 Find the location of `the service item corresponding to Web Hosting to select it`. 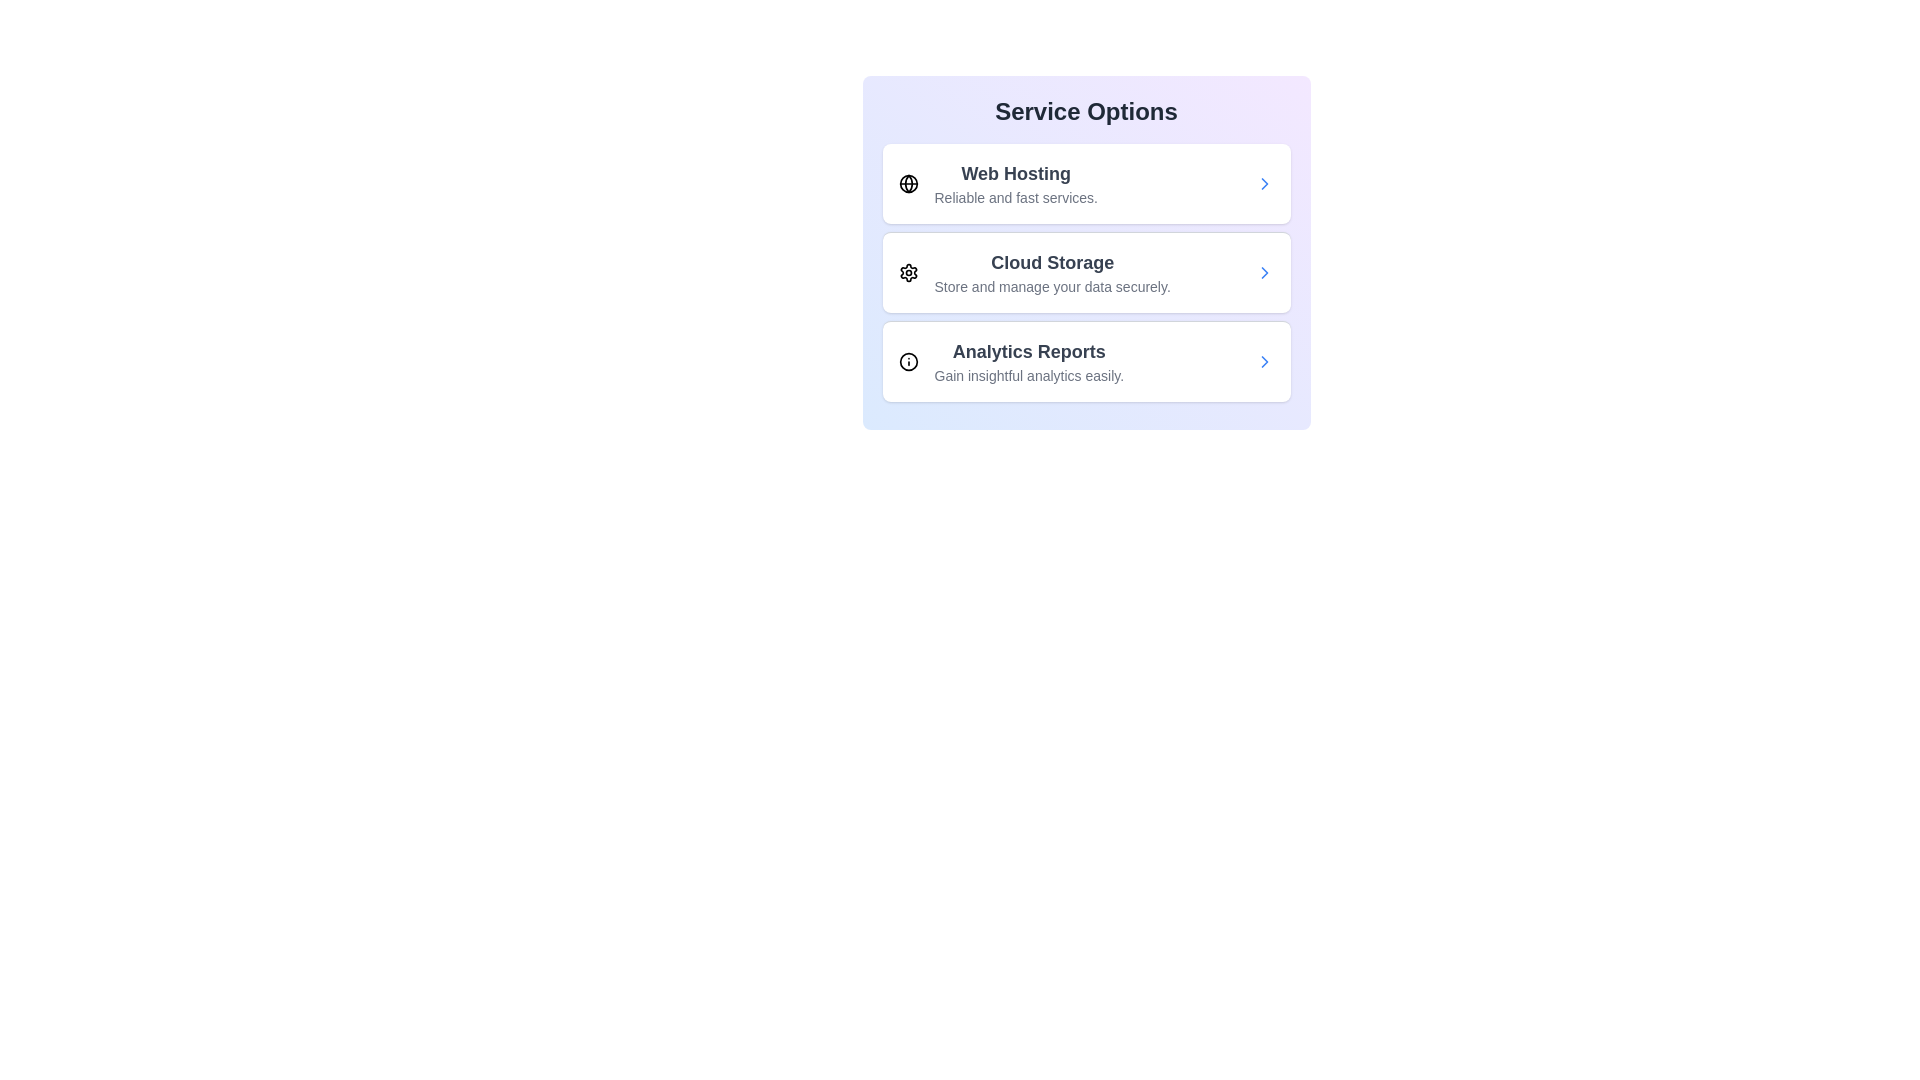

the service item corresponding to Web Hosting to select it is located at coordinates (1085, 184).